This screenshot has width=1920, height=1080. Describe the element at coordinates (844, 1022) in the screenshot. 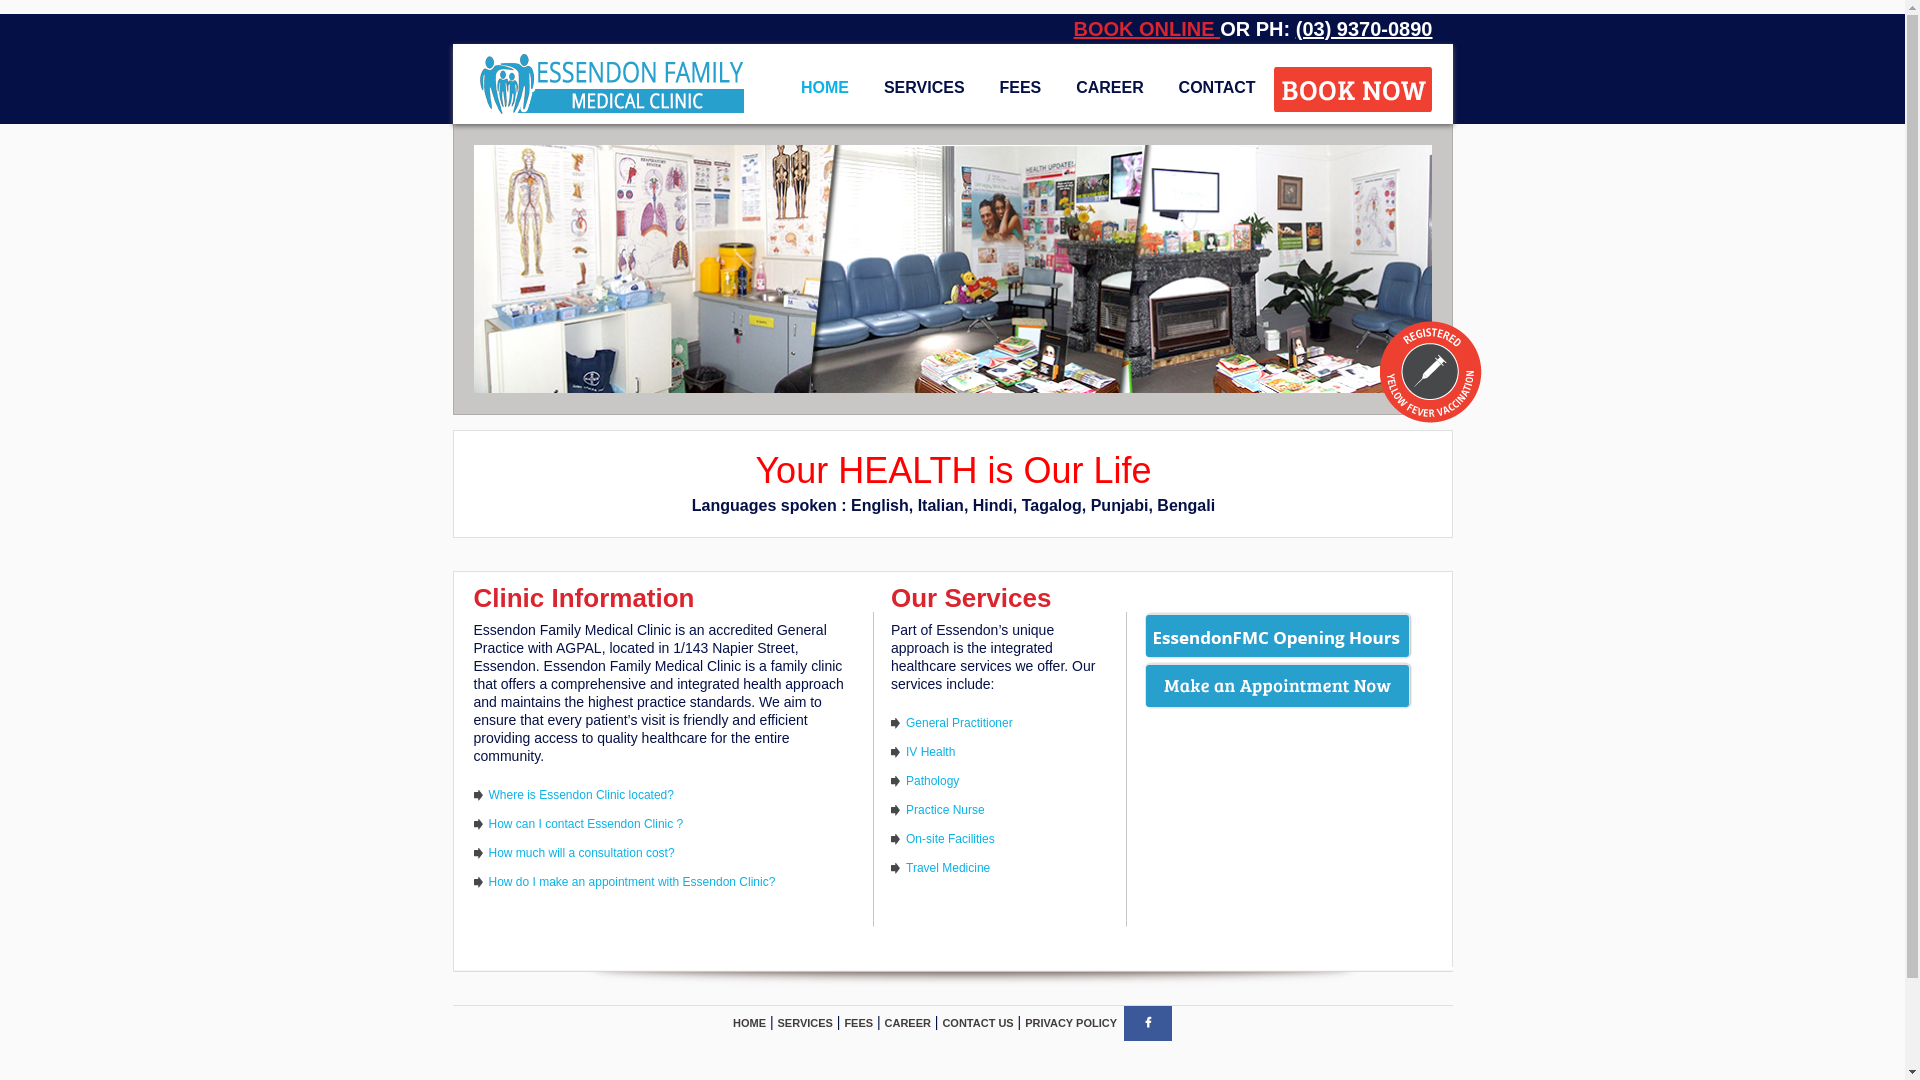

I see `'FEES'` at that location.